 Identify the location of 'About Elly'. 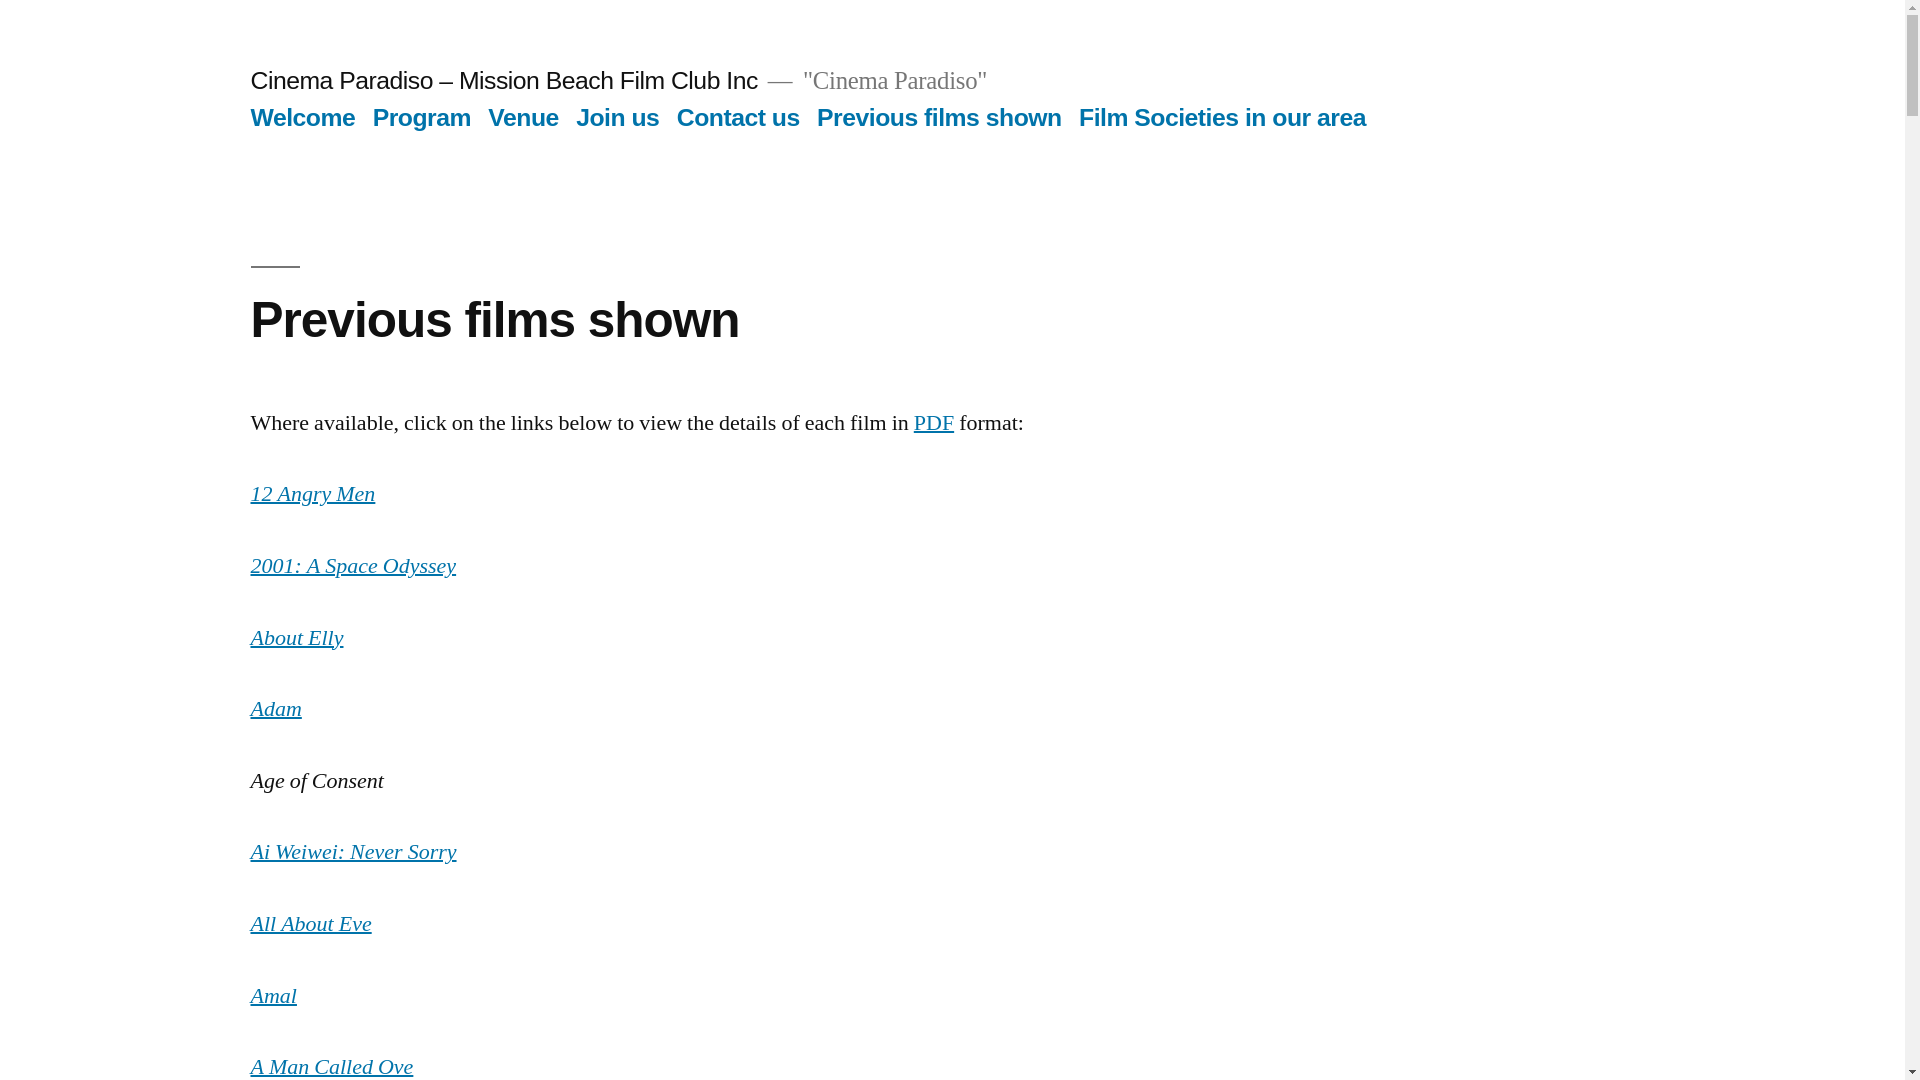
(295, 637).